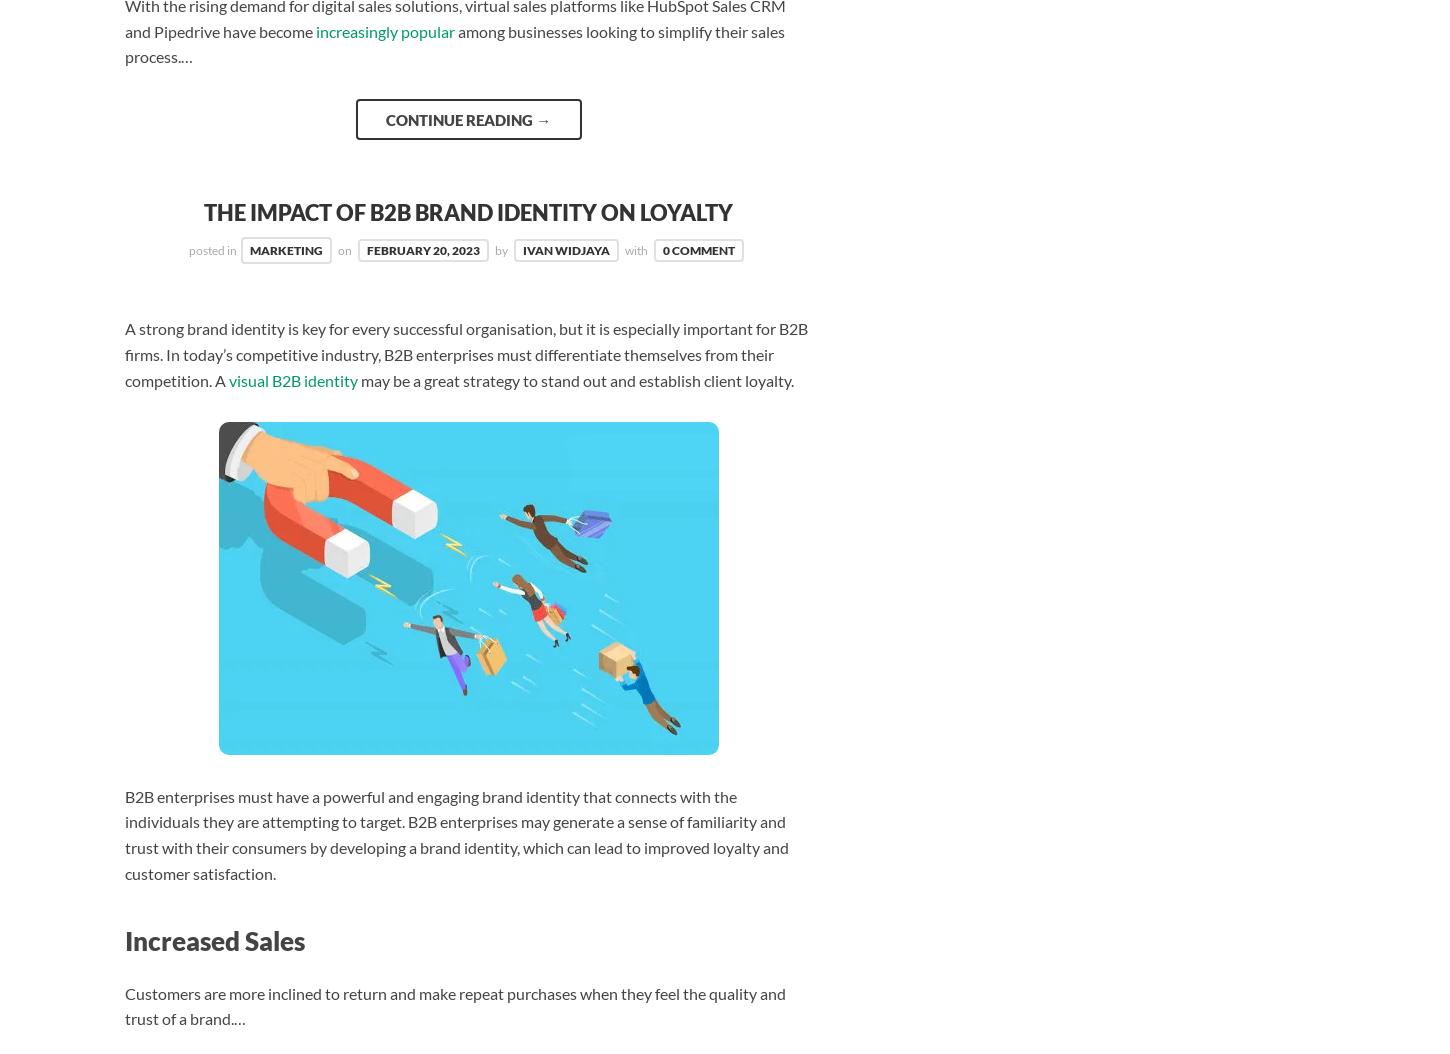 This screenshot has width=1450, height=1054. I want to click on 'The Impact of B2B Brand Identity on Loyalty', so click(203, 212).